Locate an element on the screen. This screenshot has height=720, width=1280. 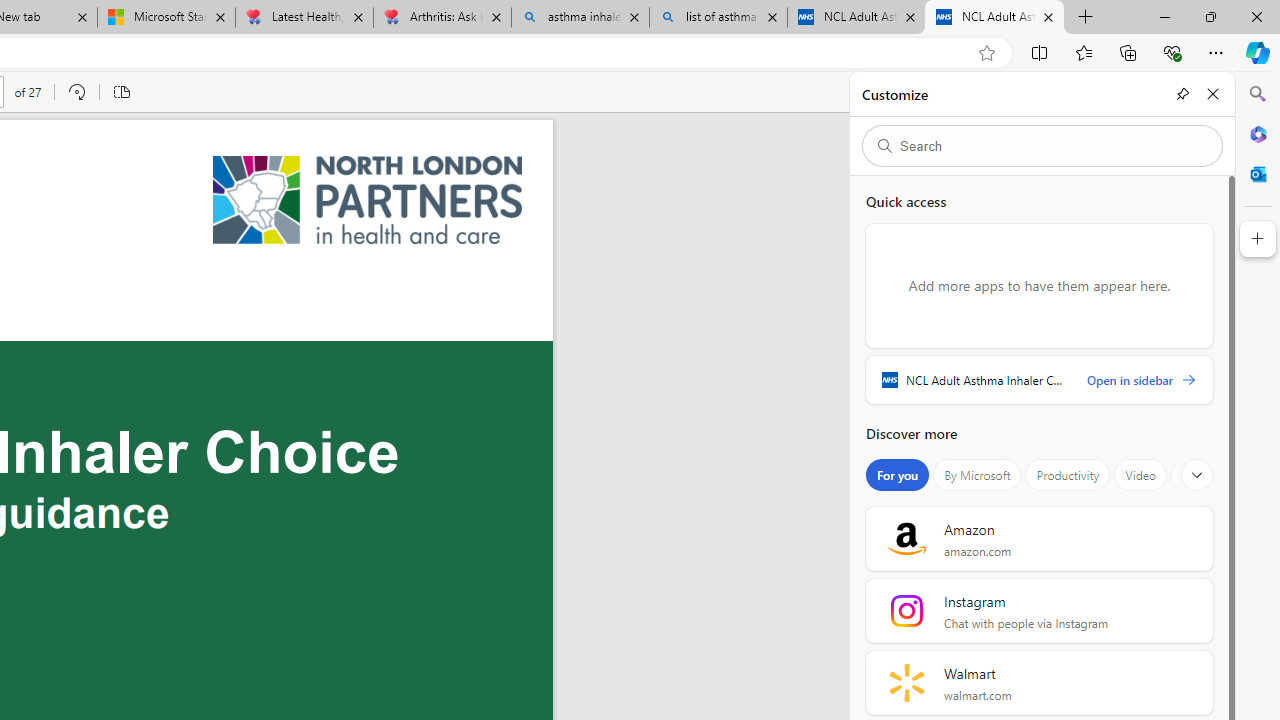
'Pin side pane' is located at coordinates (1182, 93).